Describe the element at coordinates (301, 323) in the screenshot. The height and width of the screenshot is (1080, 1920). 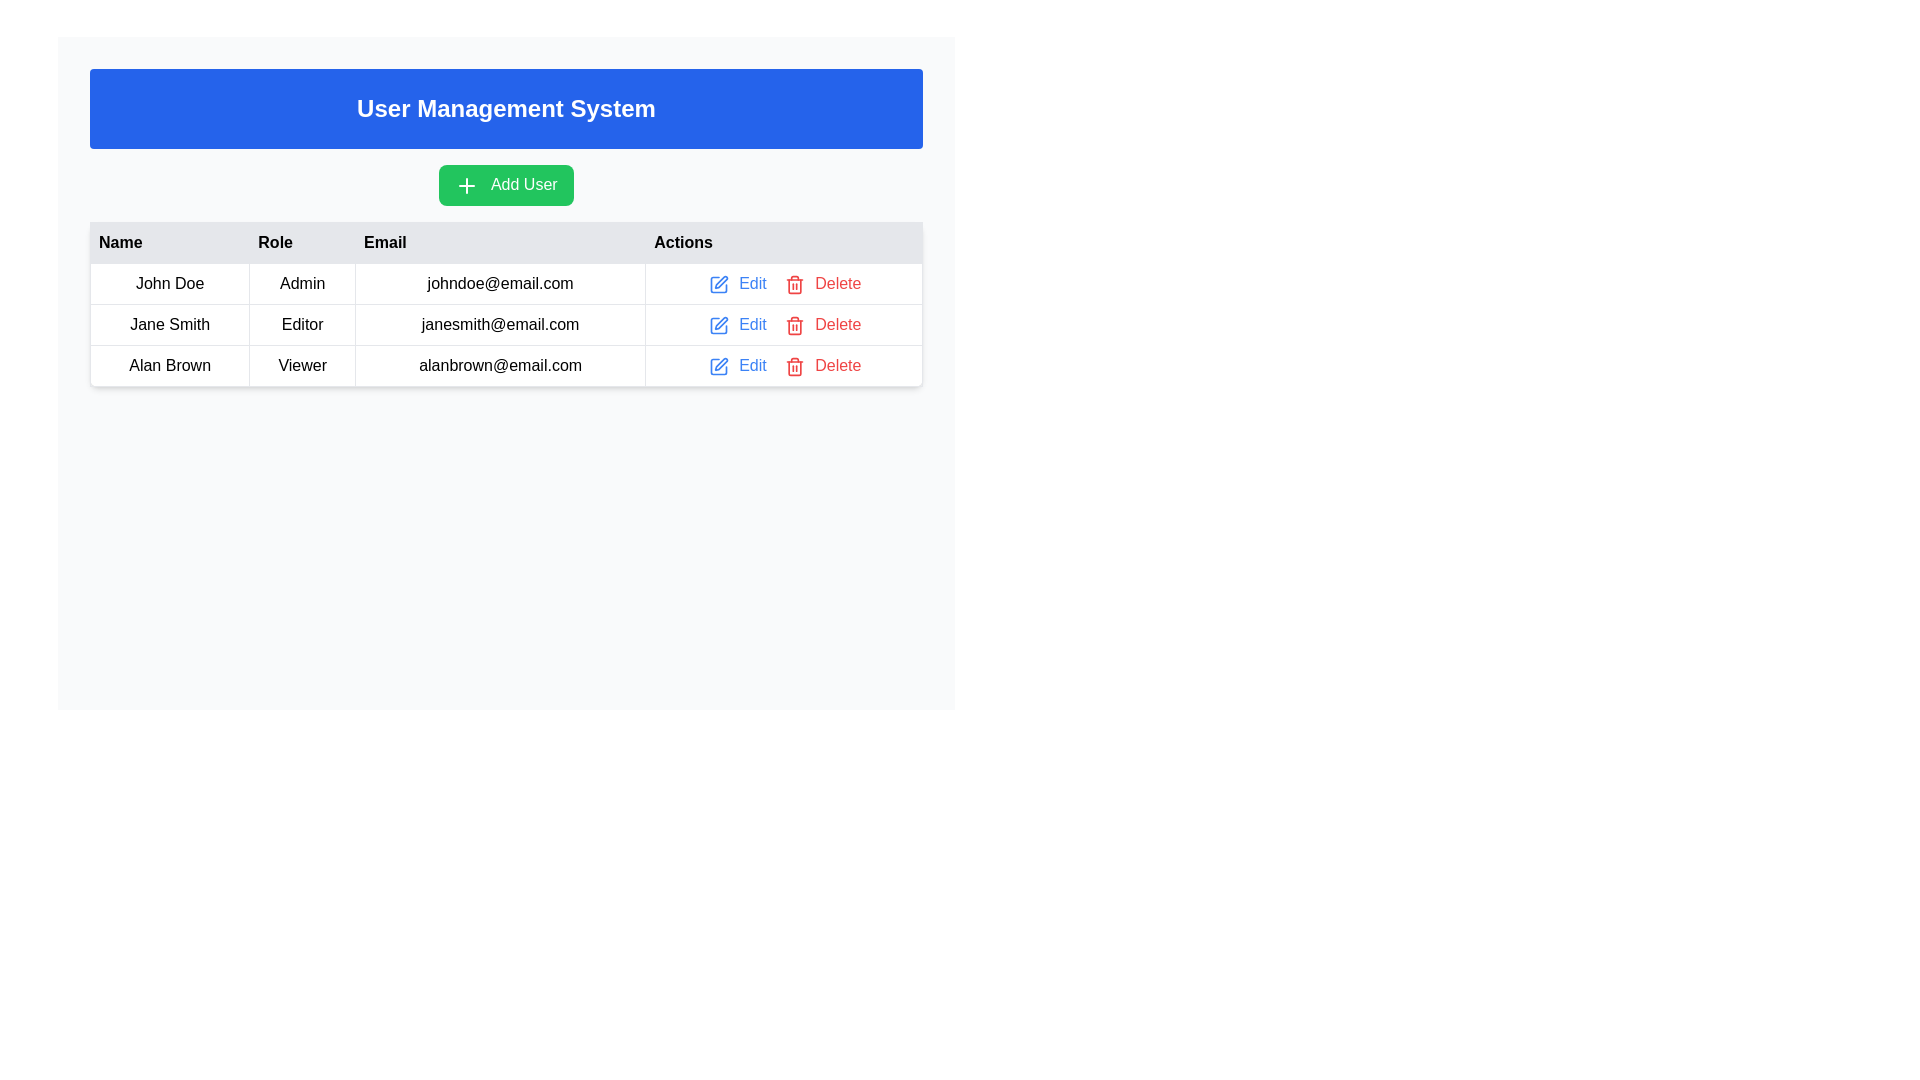
I see `the Static Text Label that indicates the role designation 'Editor' for the user 'Jane Smith' in the user management interface, located in the second row and second column under the 'Role' column` at that location.